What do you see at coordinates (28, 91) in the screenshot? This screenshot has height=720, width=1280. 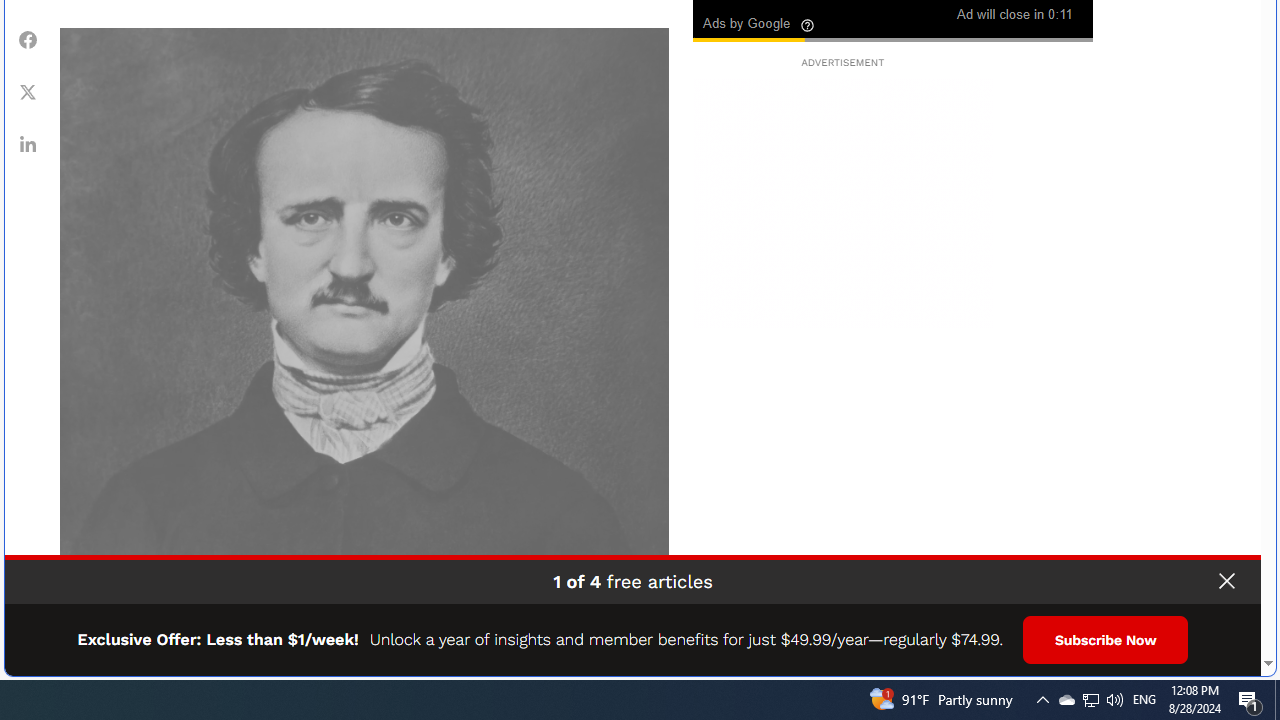 I see `'Class: fs-icon fs-icon--xCorp'` at bounding box center [28, 91].